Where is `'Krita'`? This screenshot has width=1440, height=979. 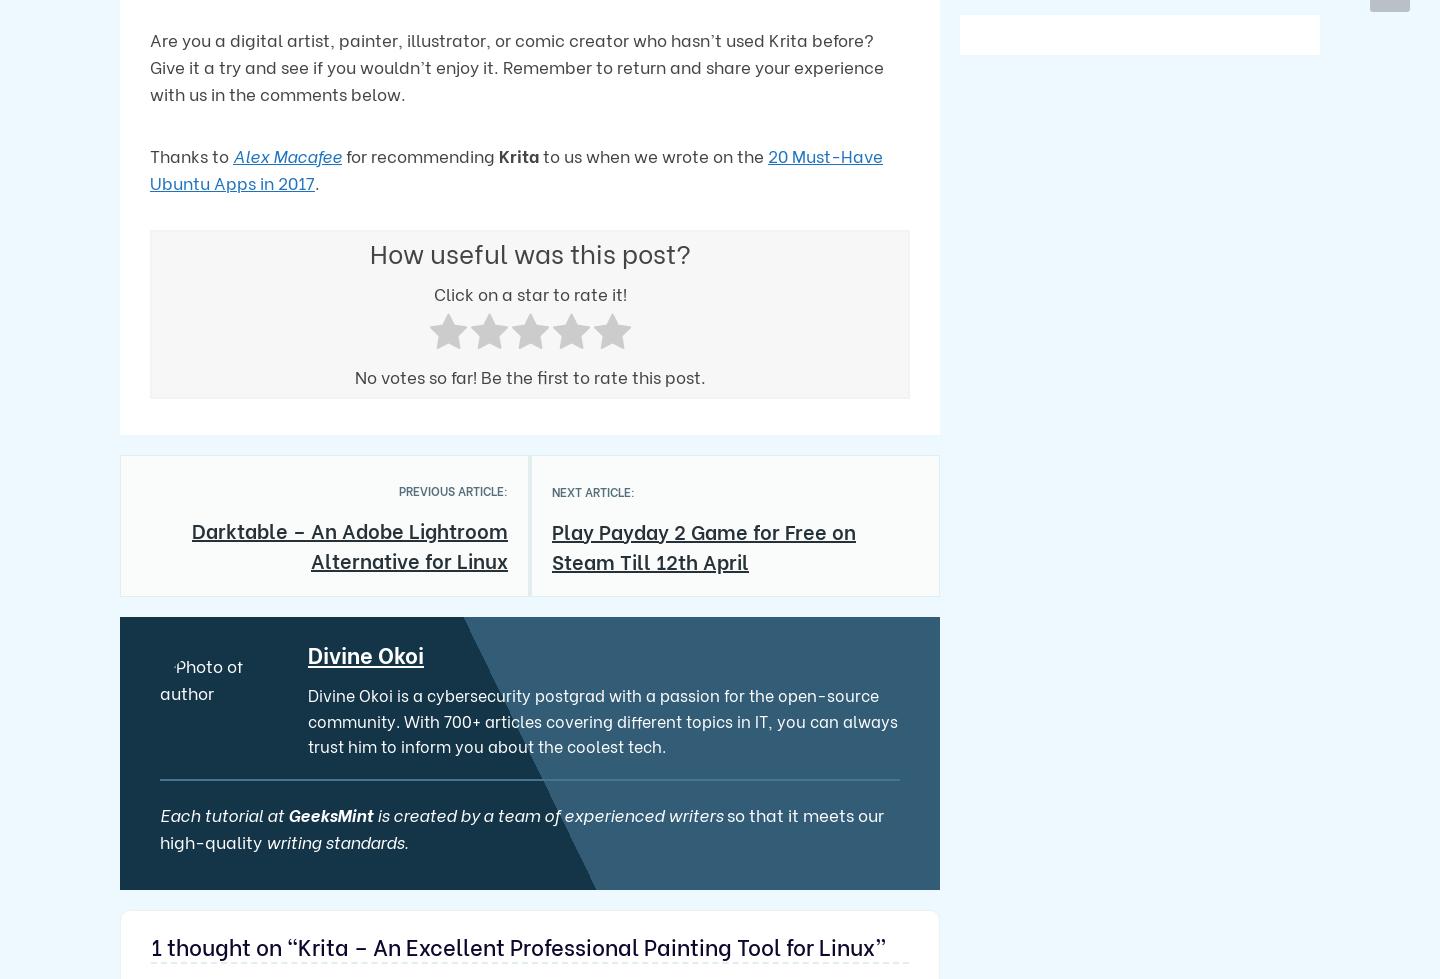
'Krita' is located at coordinates (517, 154).